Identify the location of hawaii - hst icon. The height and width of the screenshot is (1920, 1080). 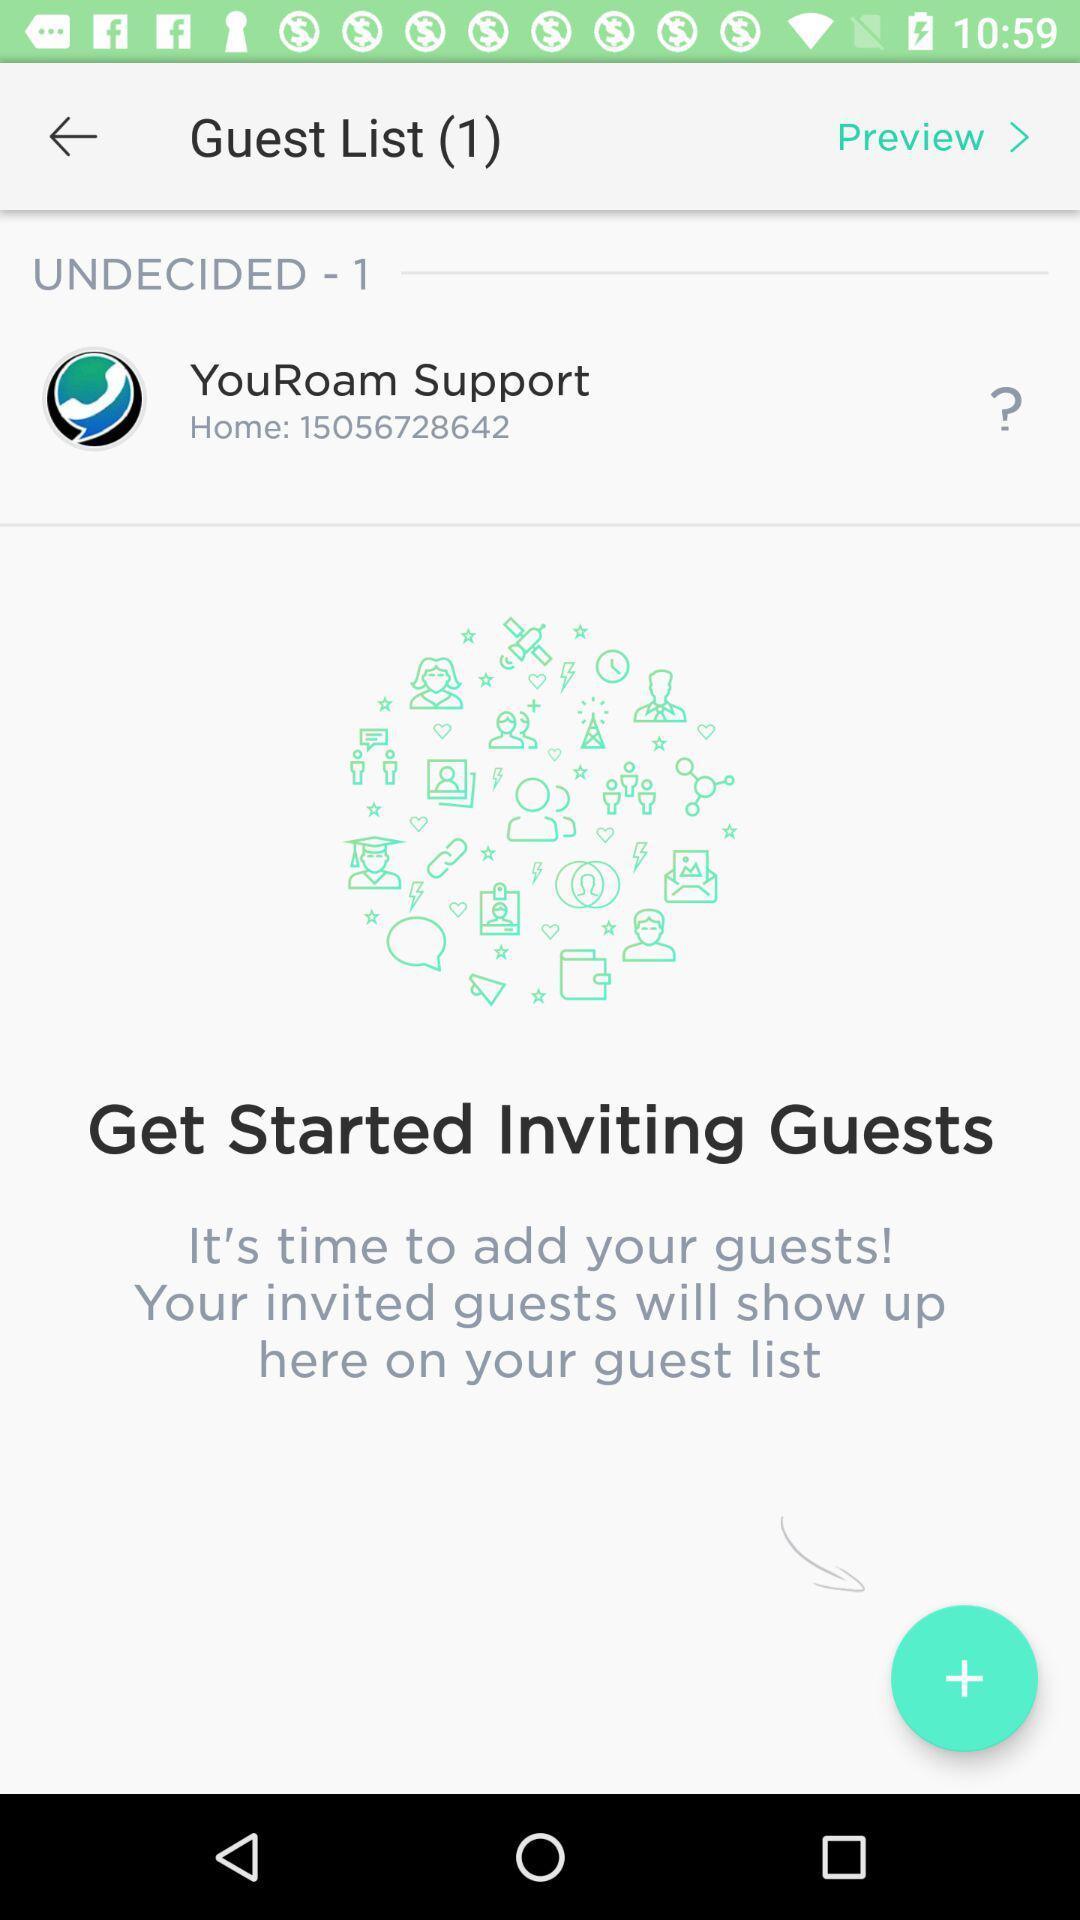
(540, 1024).